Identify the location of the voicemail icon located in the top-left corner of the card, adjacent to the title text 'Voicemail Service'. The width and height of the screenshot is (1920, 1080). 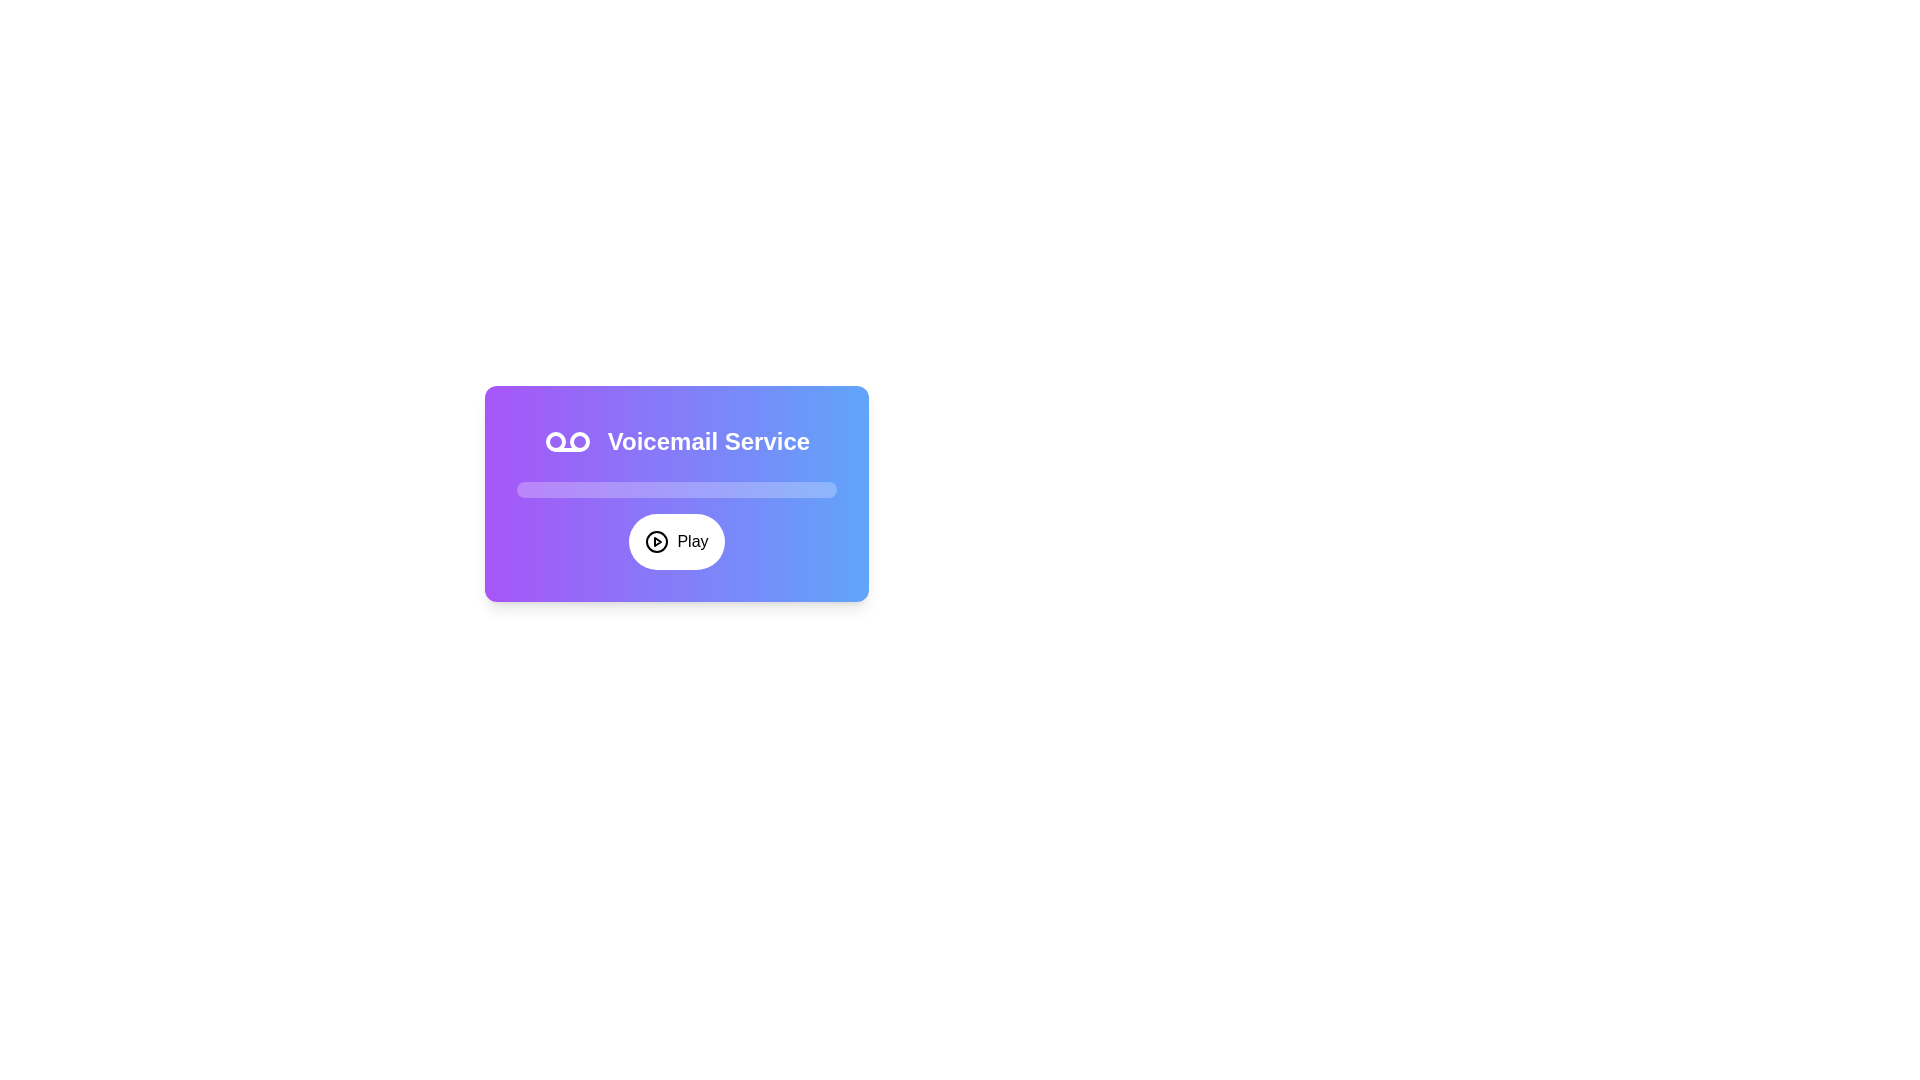
(566, 441).